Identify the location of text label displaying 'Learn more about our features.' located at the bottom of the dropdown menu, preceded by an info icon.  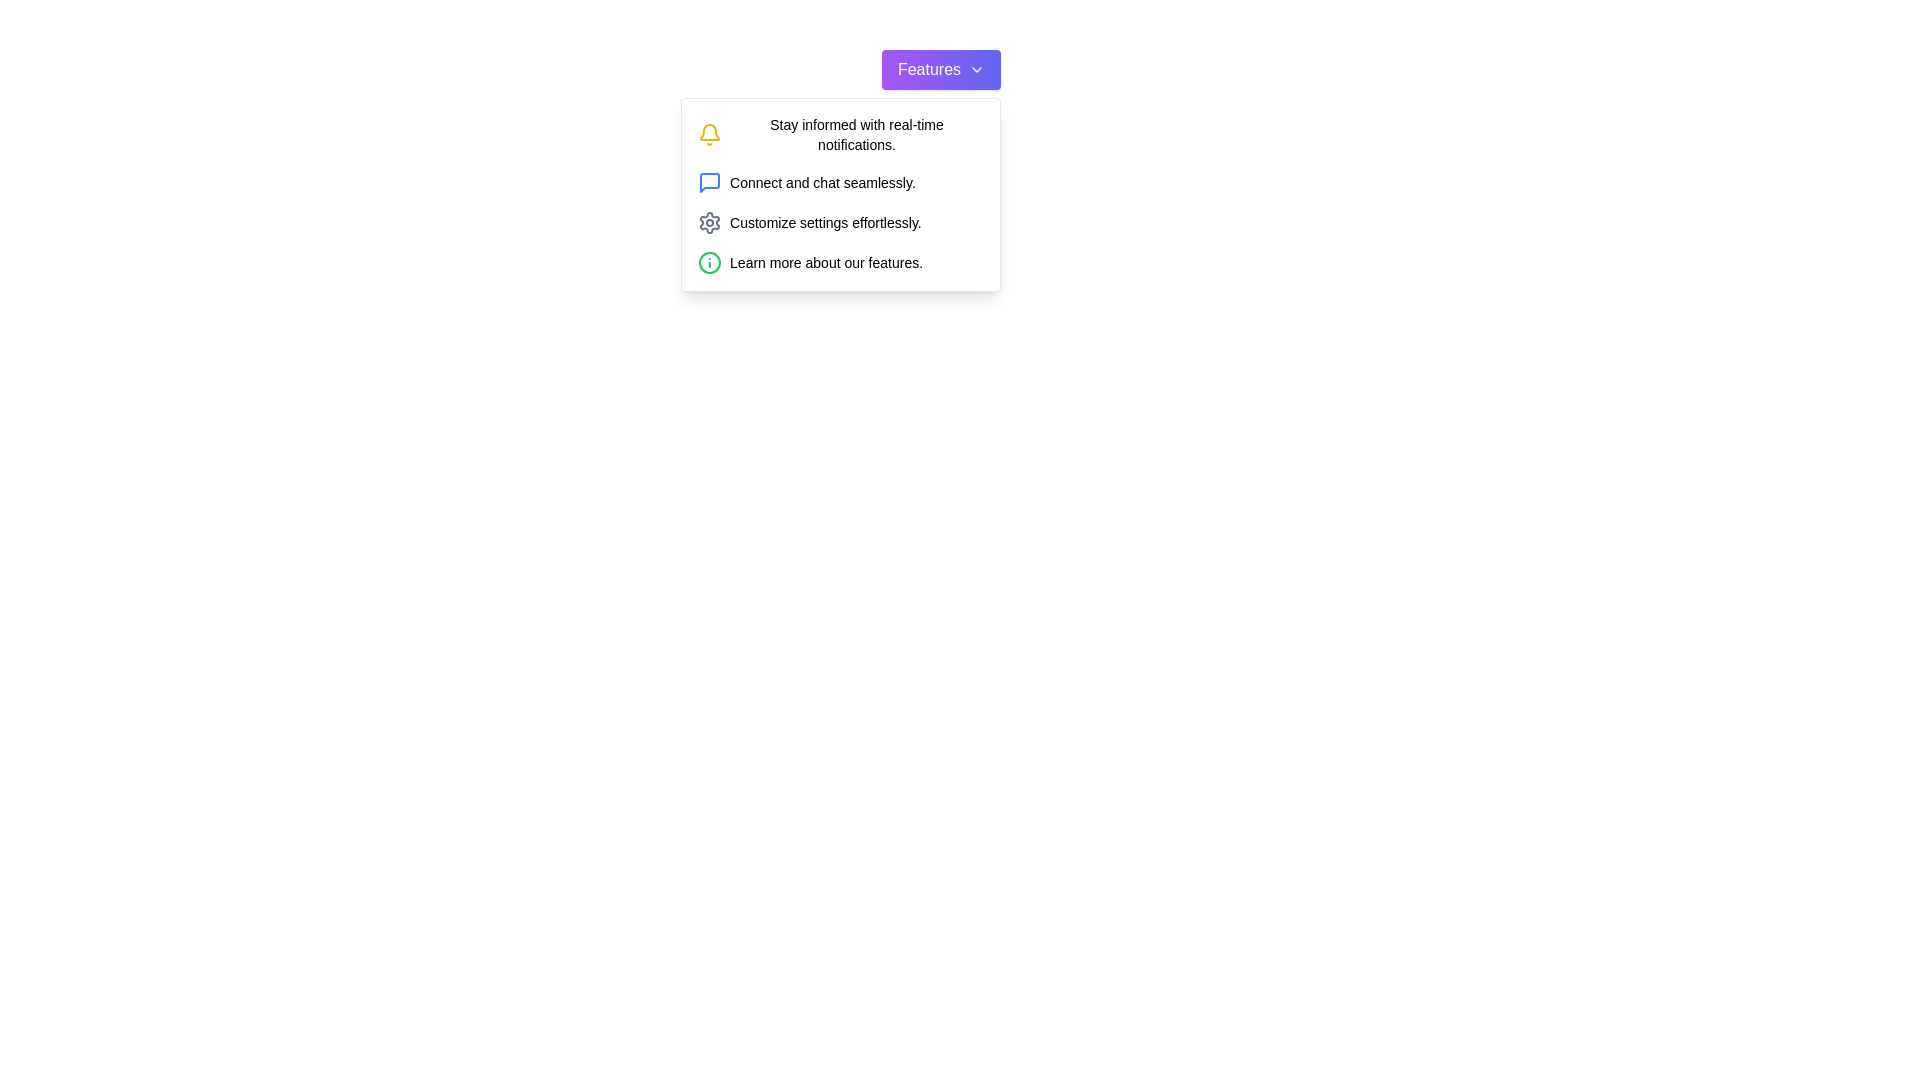
(826, 261).